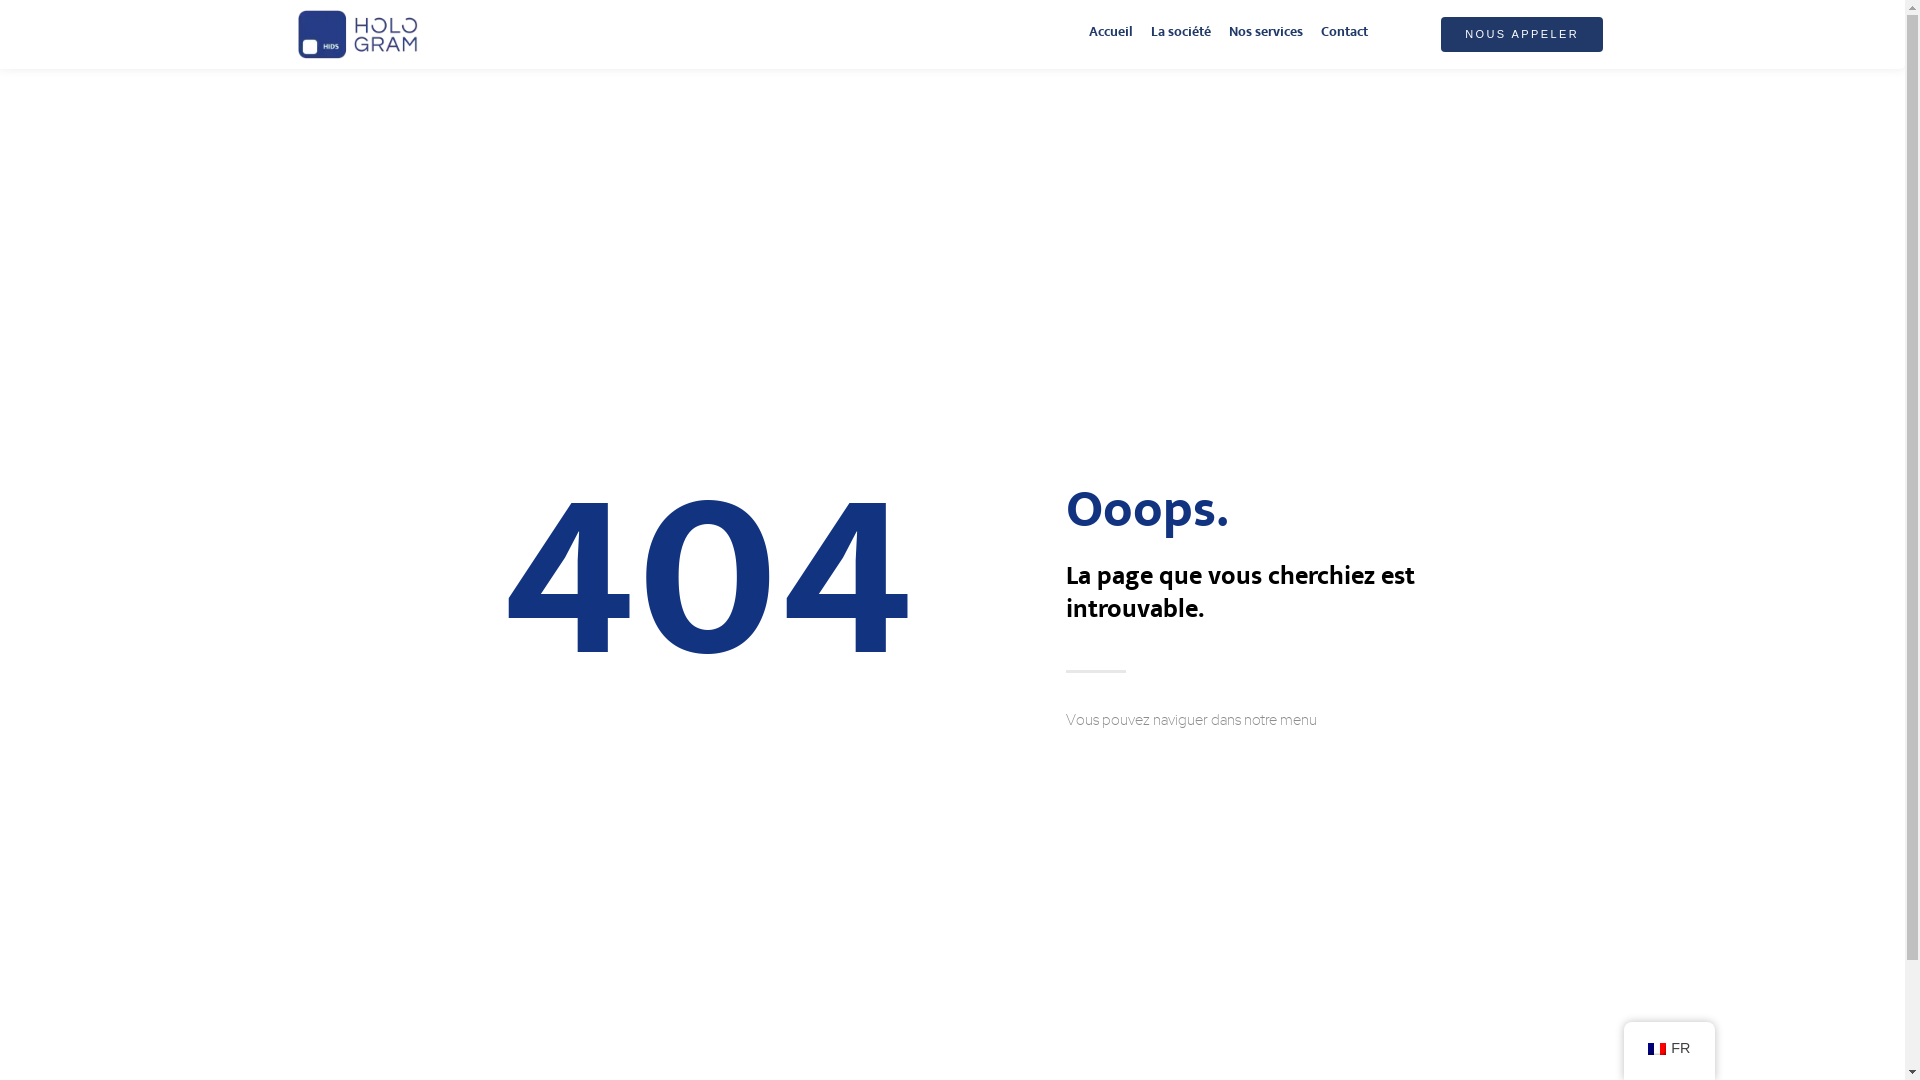 The image size is (1920, 1080). I want to click on 'FR', so click(1669, 1048).